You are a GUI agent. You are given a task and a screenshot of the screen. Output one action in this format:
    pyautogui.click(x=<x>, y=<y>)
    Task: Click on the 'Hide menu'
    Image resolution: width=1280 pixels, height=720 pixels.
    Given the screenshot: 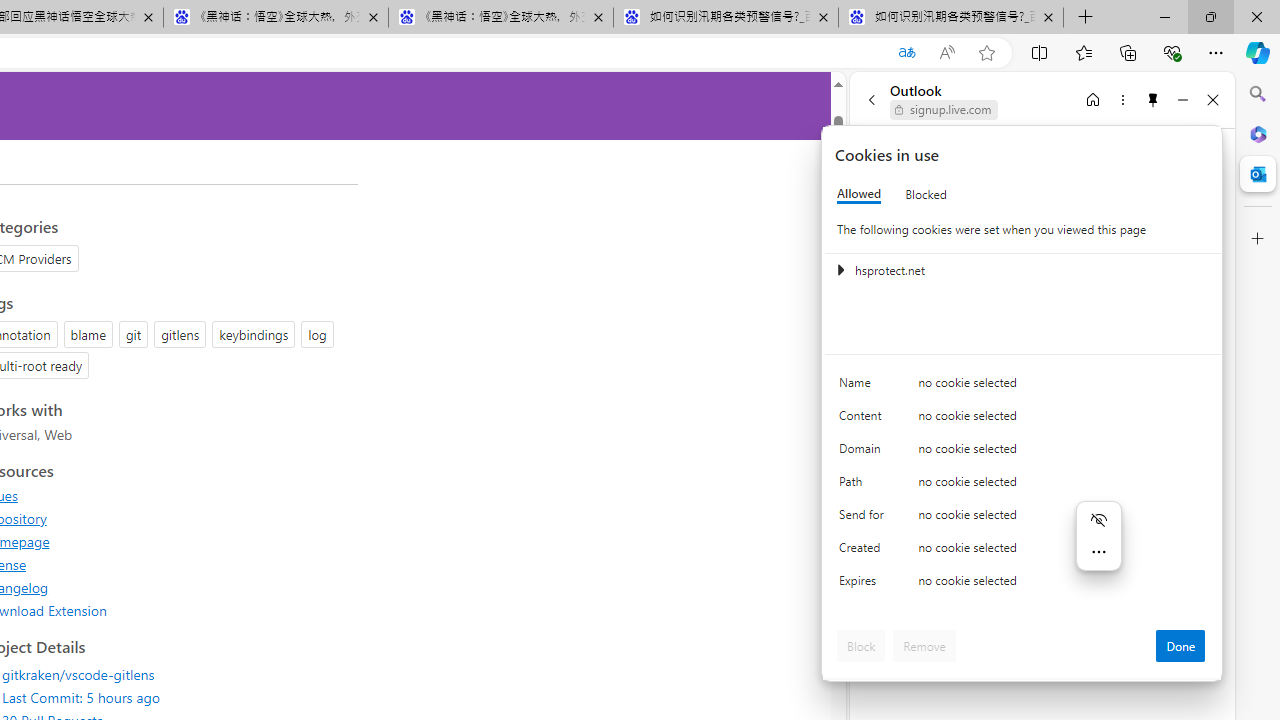 What is the action you would take?
    pyautogui.click(x=1097, y=518)
    